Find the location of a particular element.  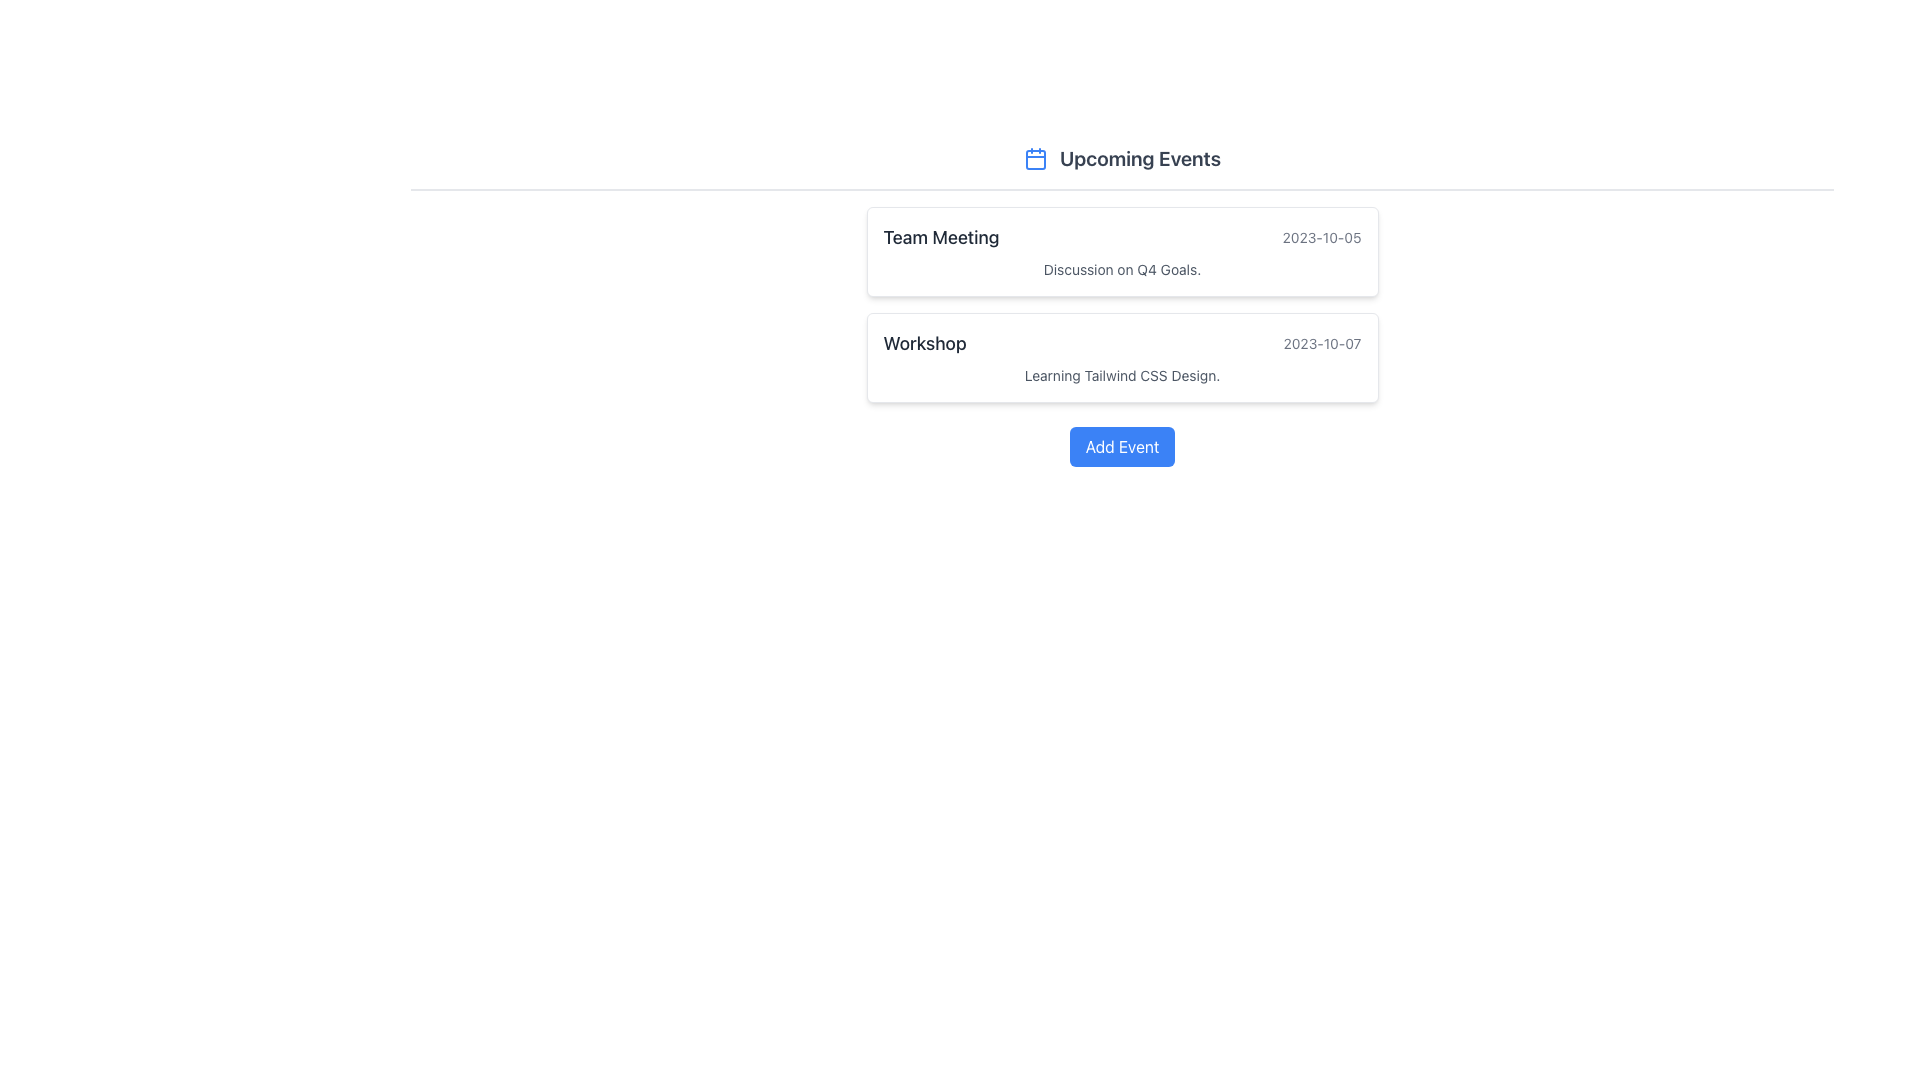

the 'Team Meeting' text element displayed in bold and large font, indicating a title or heading is located at coordinates (940, 237).